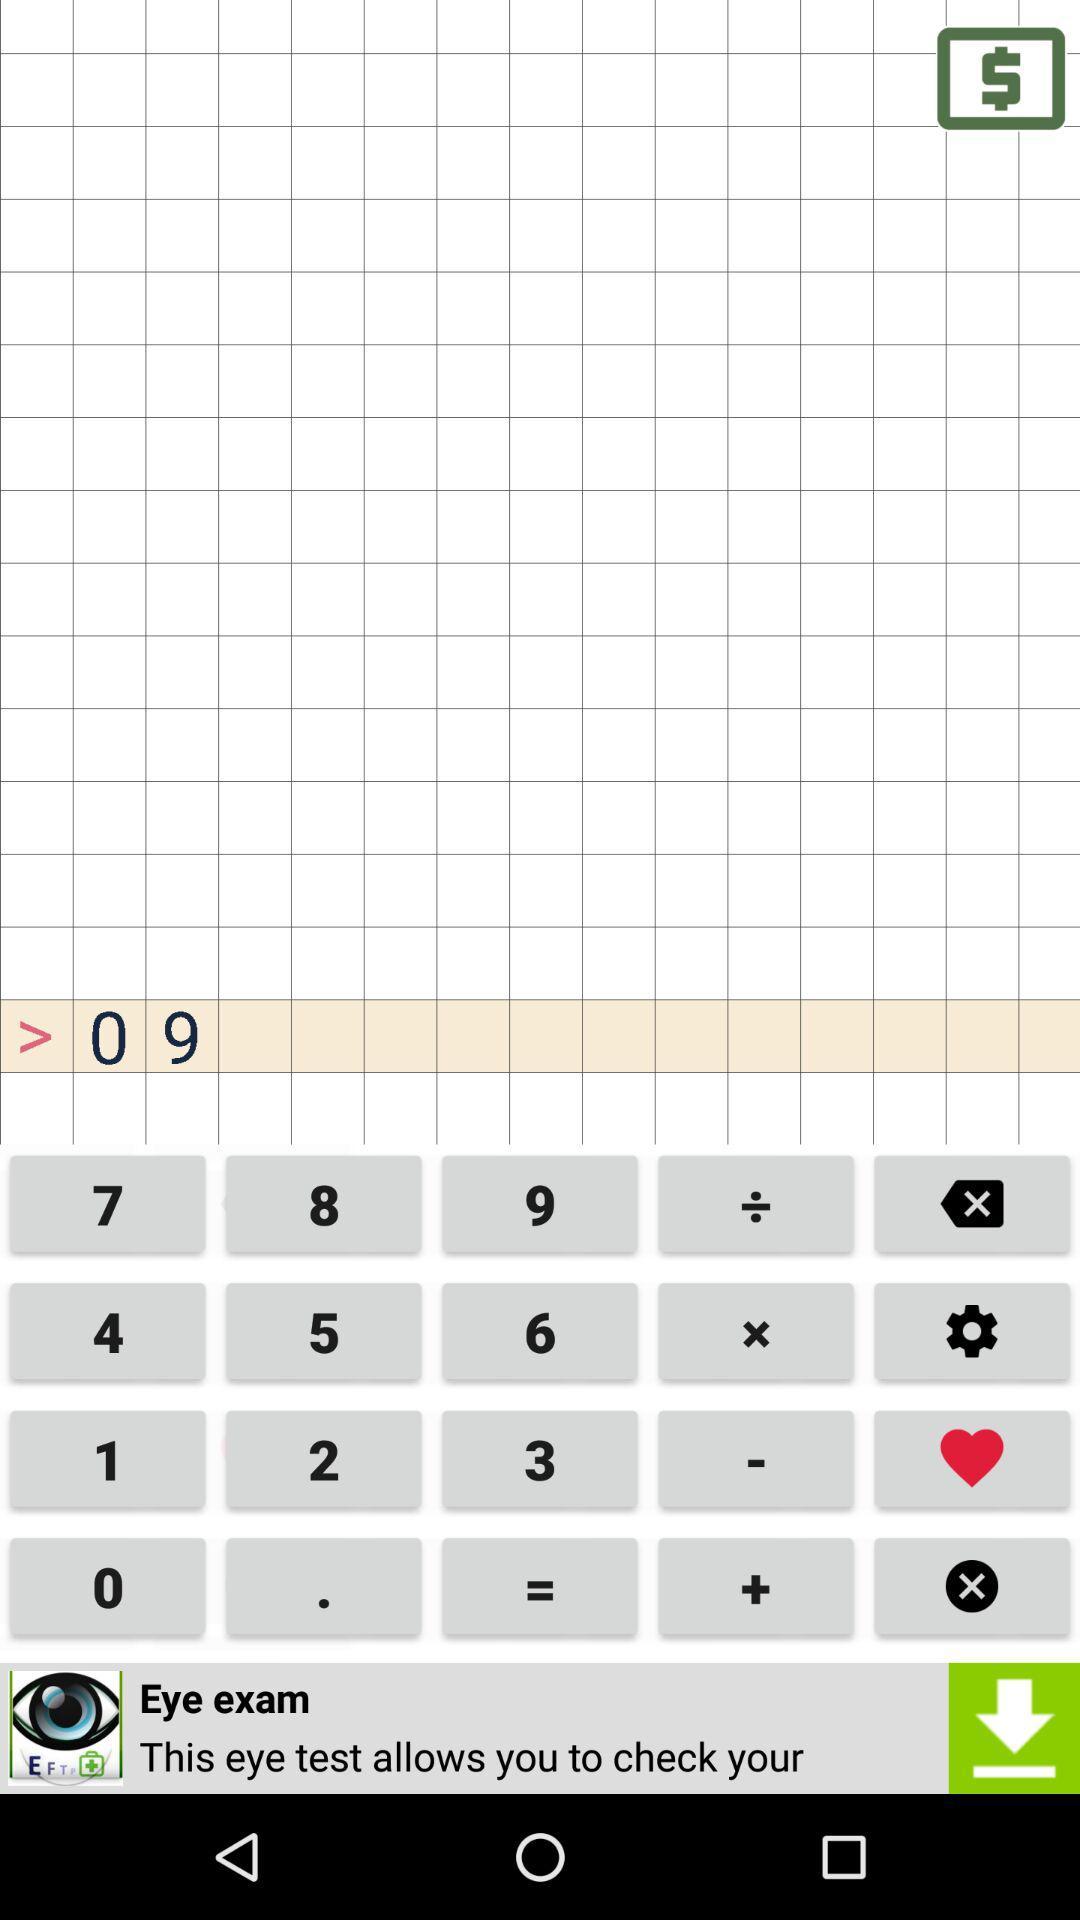  What do you see at coordinates (971, 1585) in the screenshot?
I see `screen` at bounding box center [971, 1585].